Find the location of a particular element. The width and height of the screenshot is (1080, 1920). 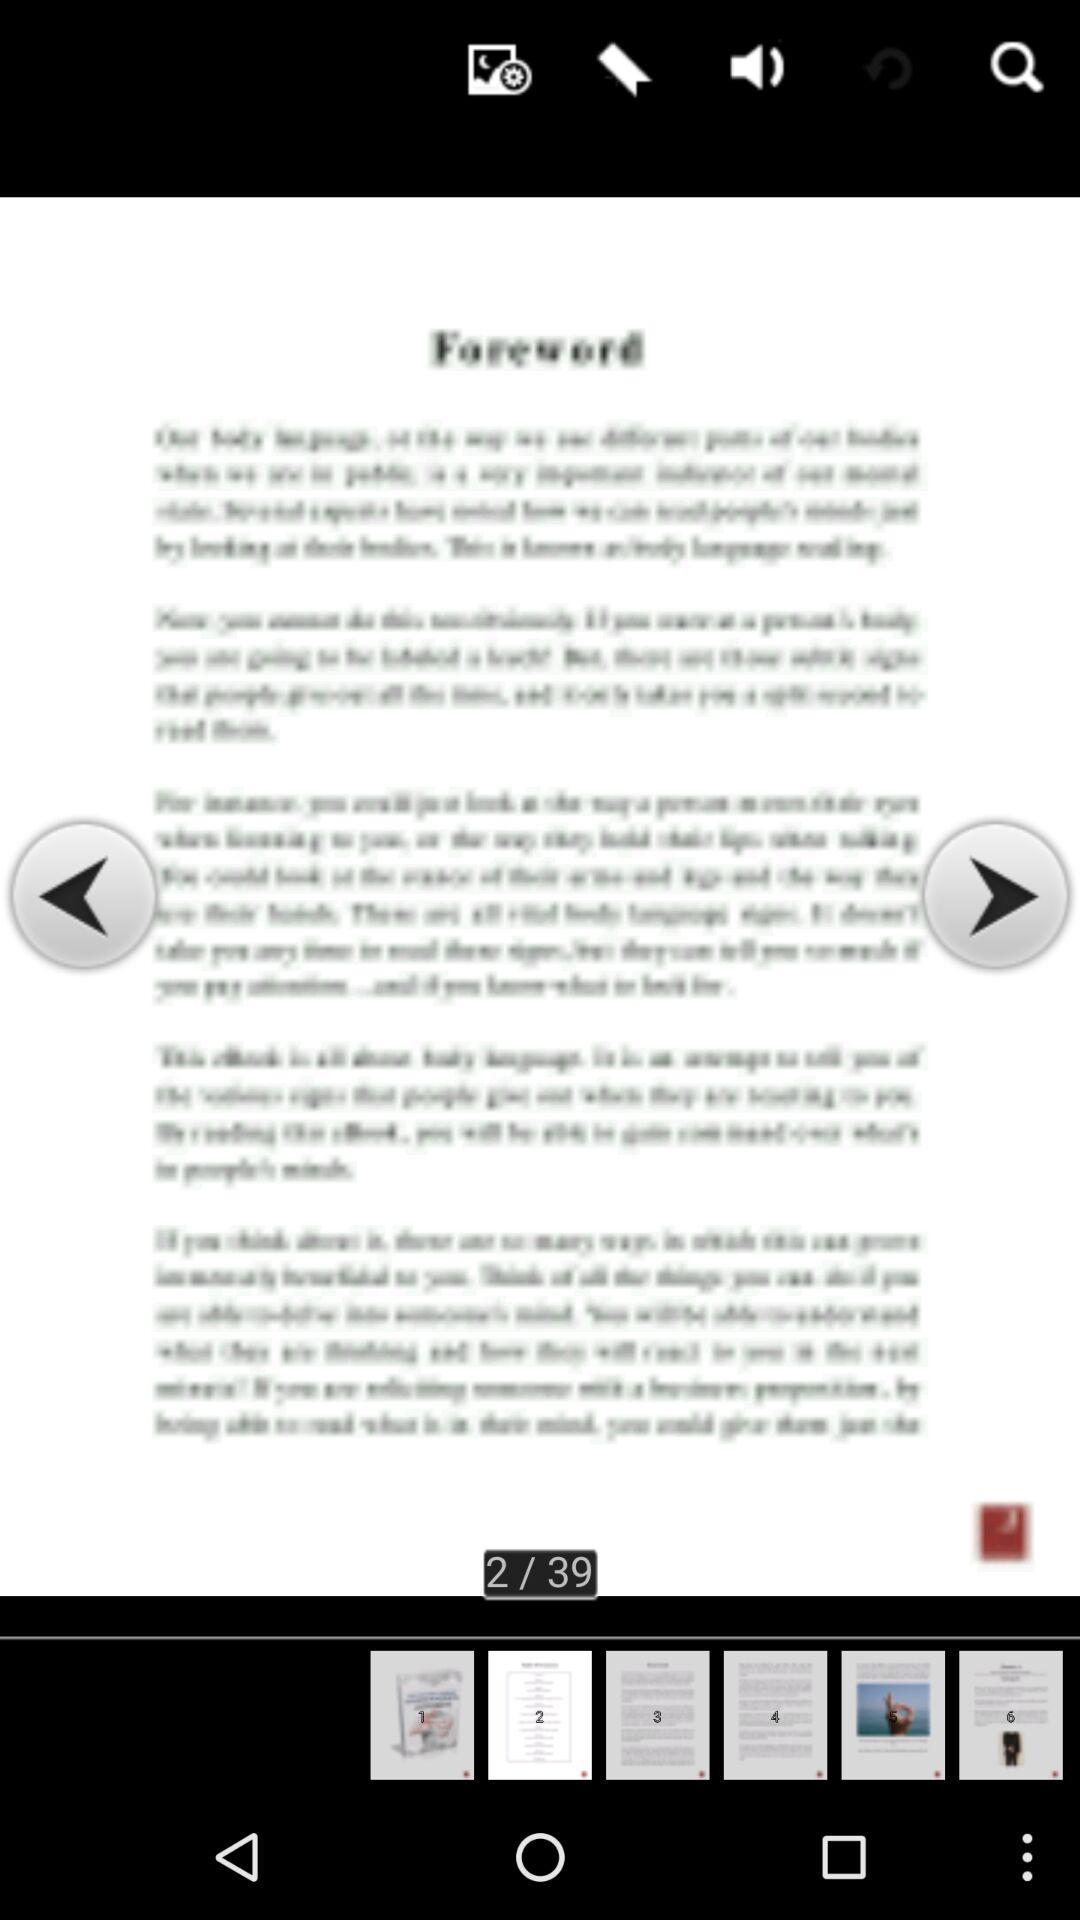

the wallpaper icon is located at coordinates (489, 70).